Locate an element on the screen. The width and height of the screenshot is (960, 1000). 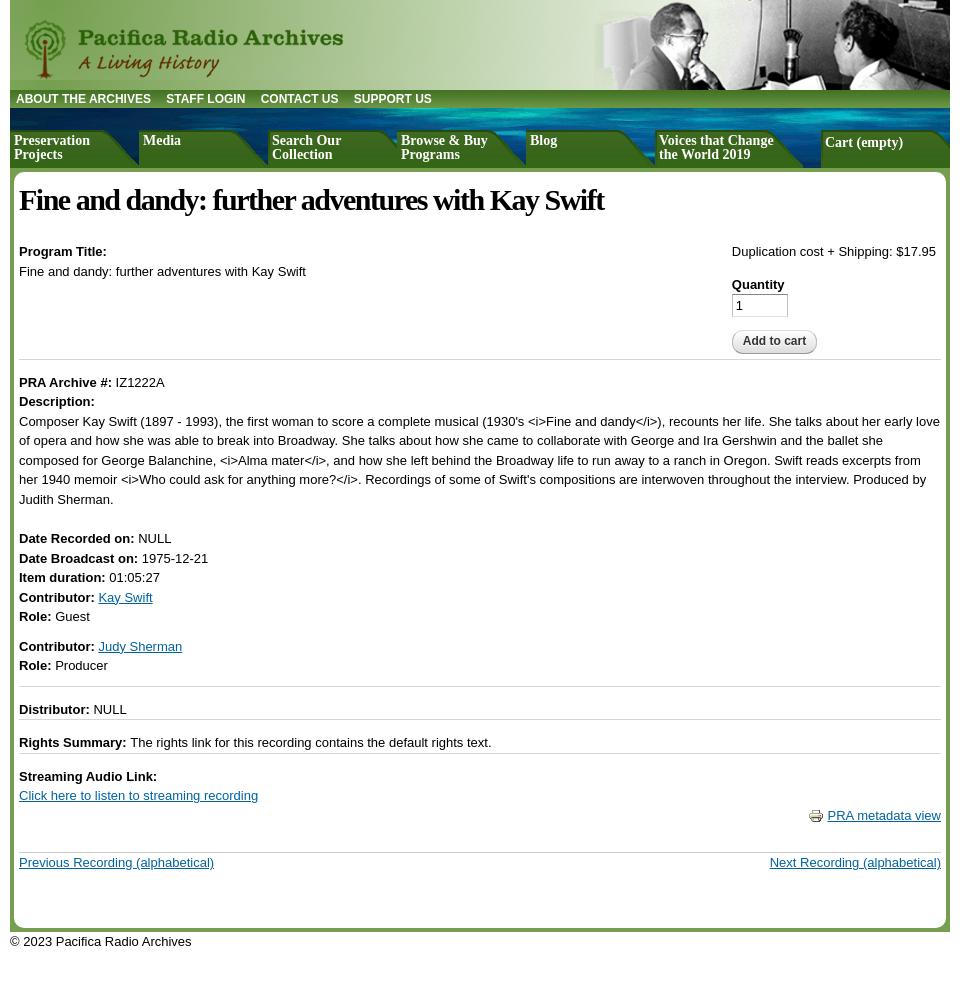
'Browse & Buy Programs' is located at coordinates (444, 147).